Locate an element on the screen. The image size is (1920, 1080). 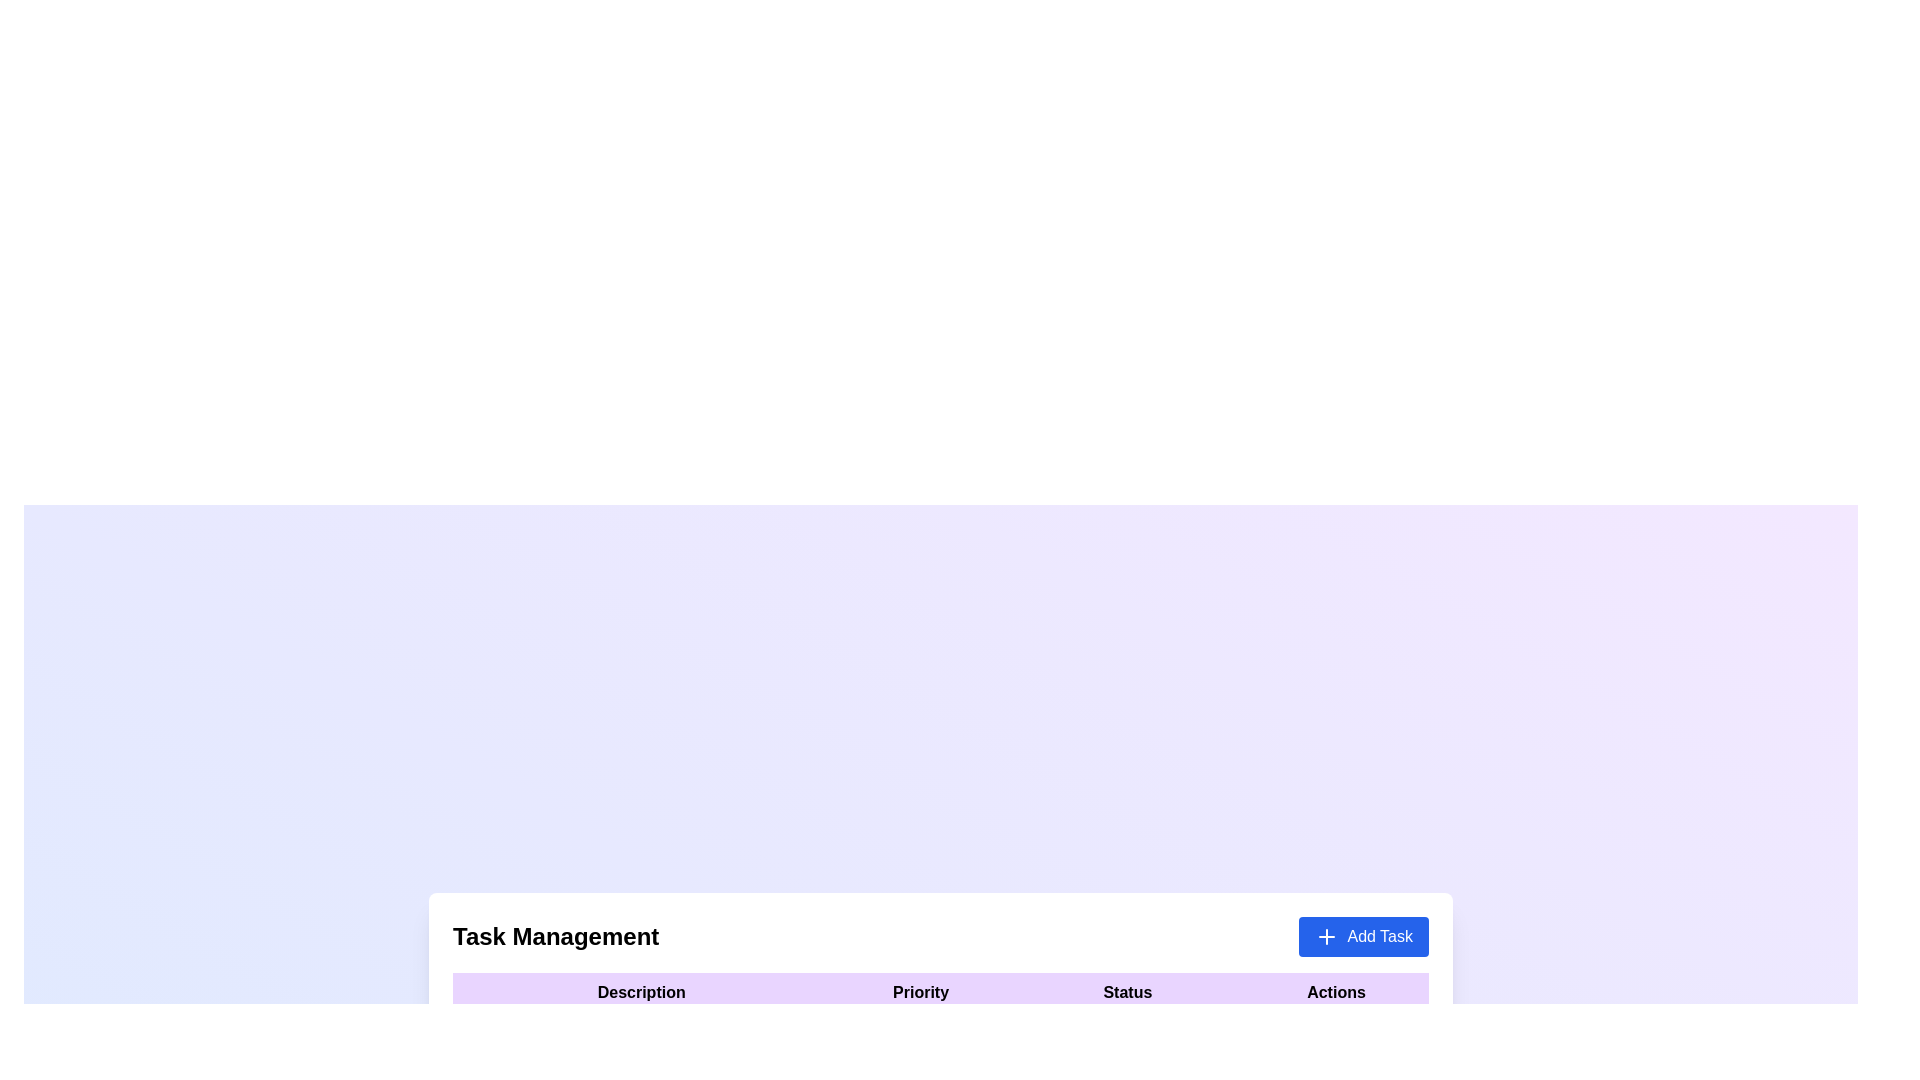
the Text Label that categorizes priorities, located between the 'Description' and 'Status' labels in the table interface is located at coordinates (920, 992).